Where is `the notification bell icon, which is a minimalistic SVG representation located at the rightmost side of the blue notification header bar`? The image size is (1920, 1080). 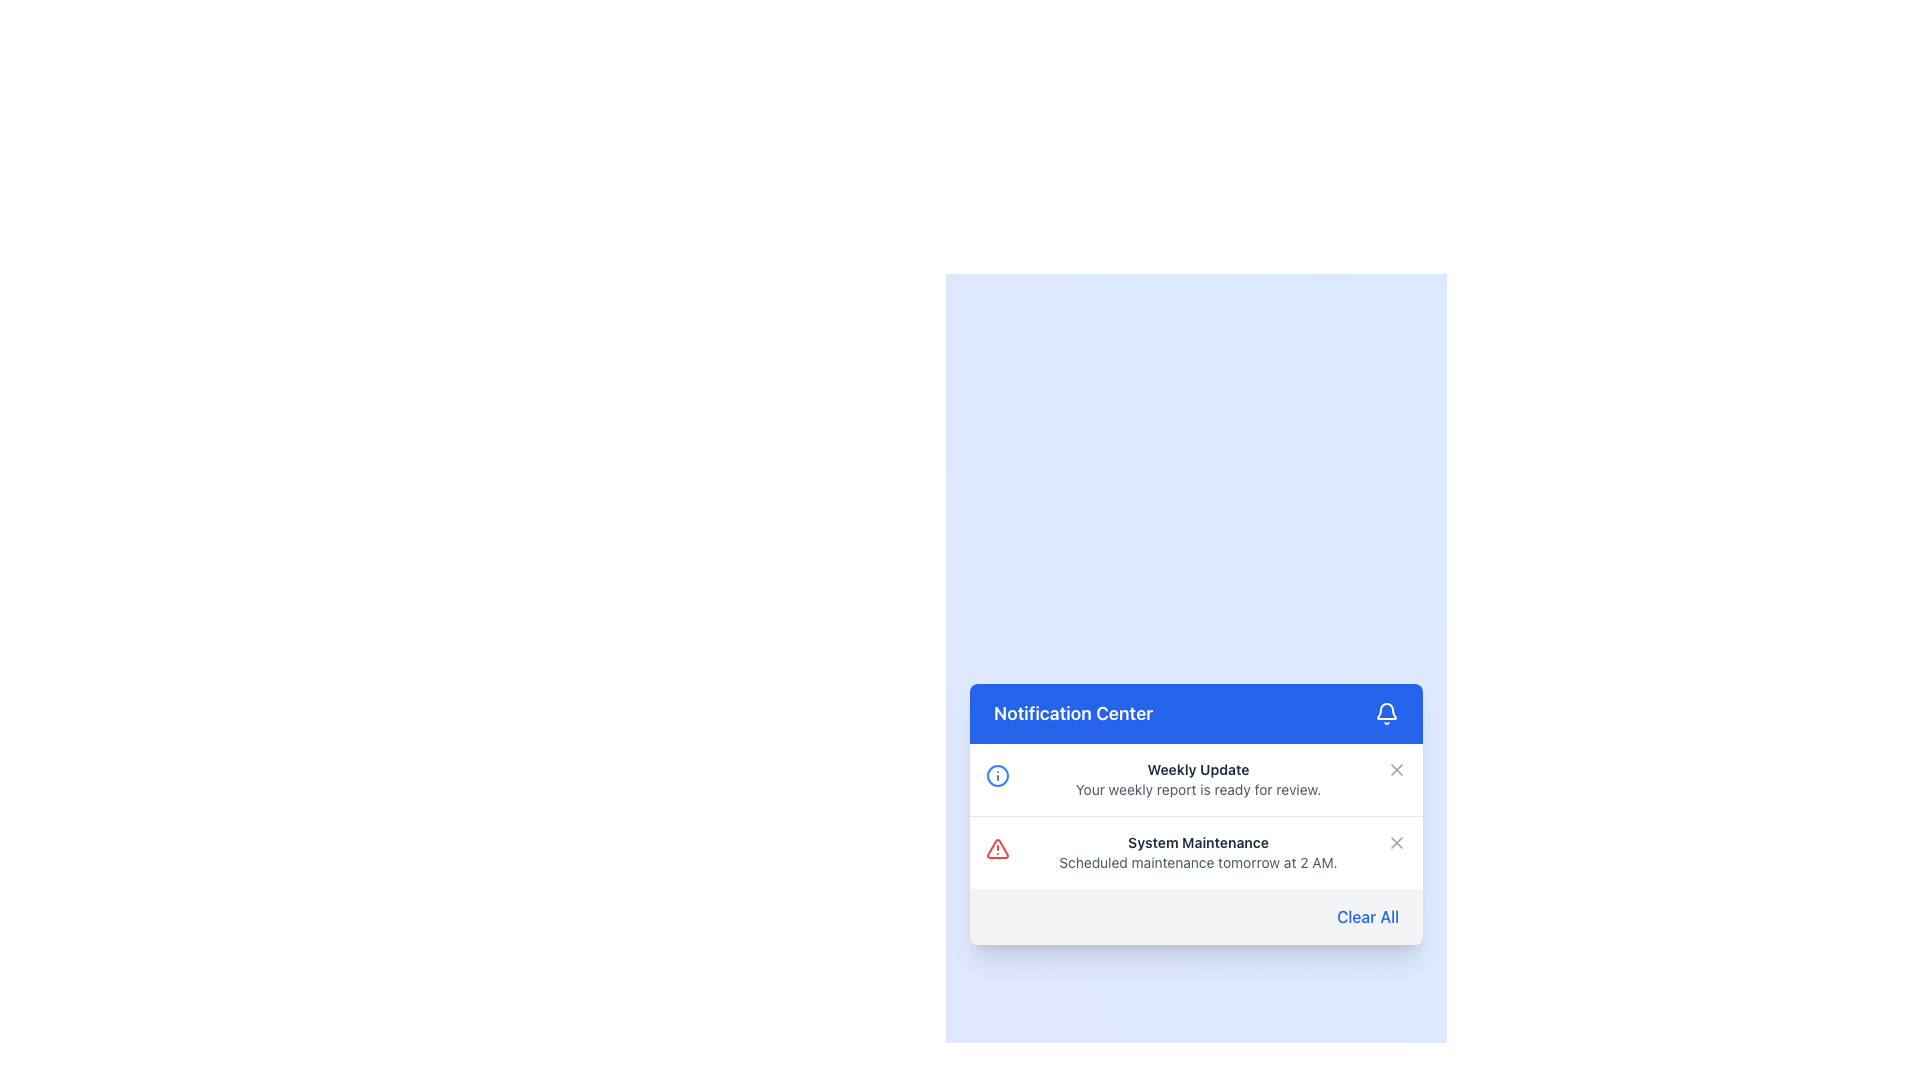
the notification bell icon, which is a minimalistic SVG representation located at the rightmost side of the blue notification header bar is located at coordinates (1386, 712).